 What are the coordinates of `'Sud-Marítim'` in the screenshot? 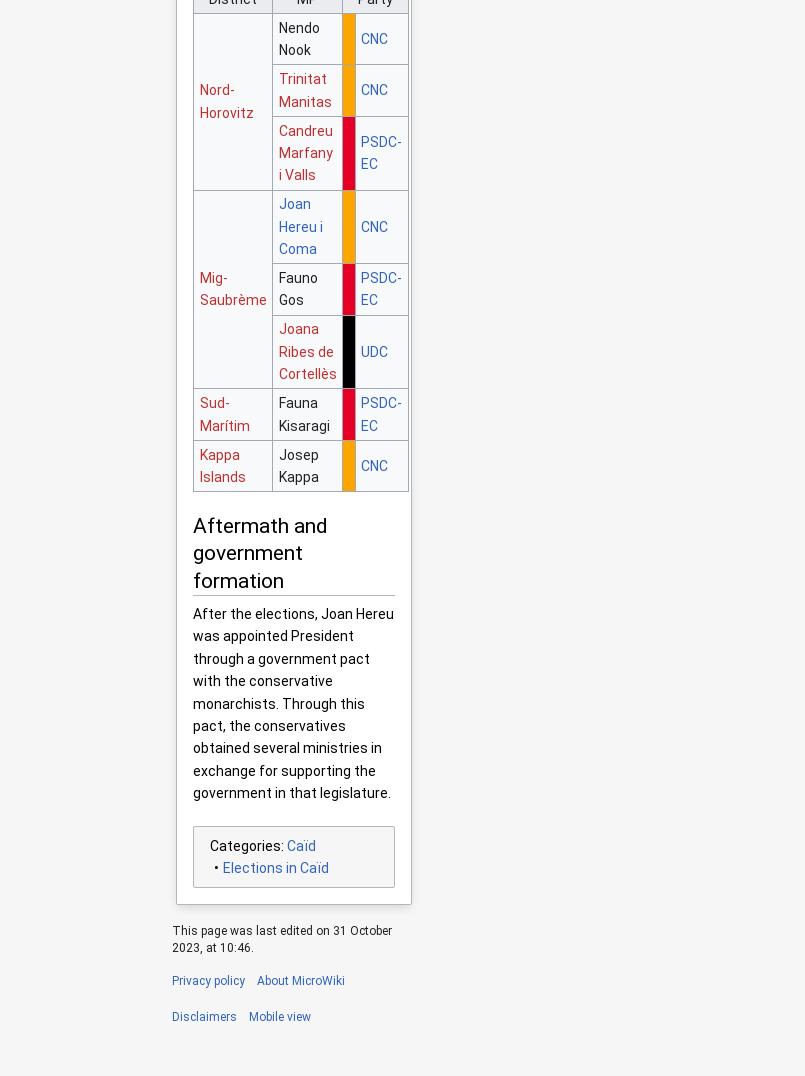 It's located at (223, 414).